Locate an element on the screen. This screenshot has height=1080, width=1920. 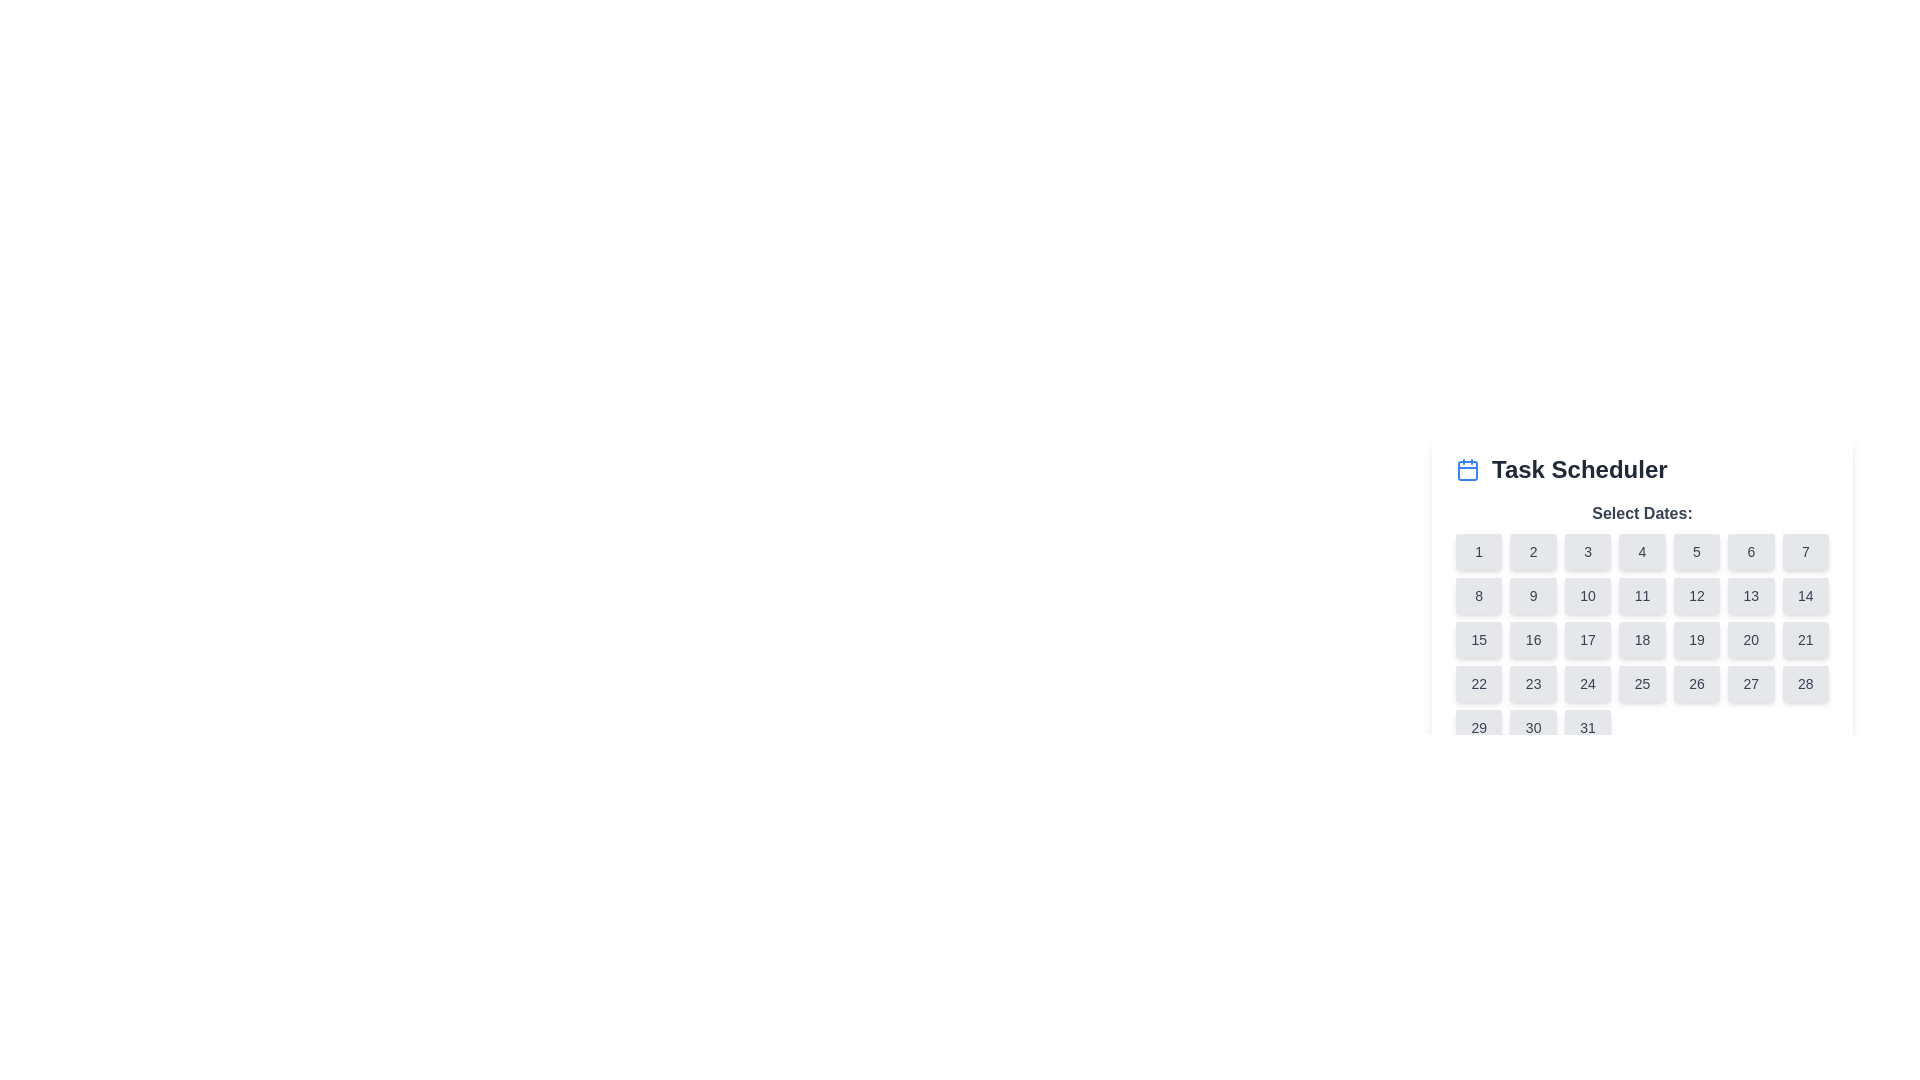
the first date button in the top-left corner of the date-selection grid is located at coordinates (1479, 551).